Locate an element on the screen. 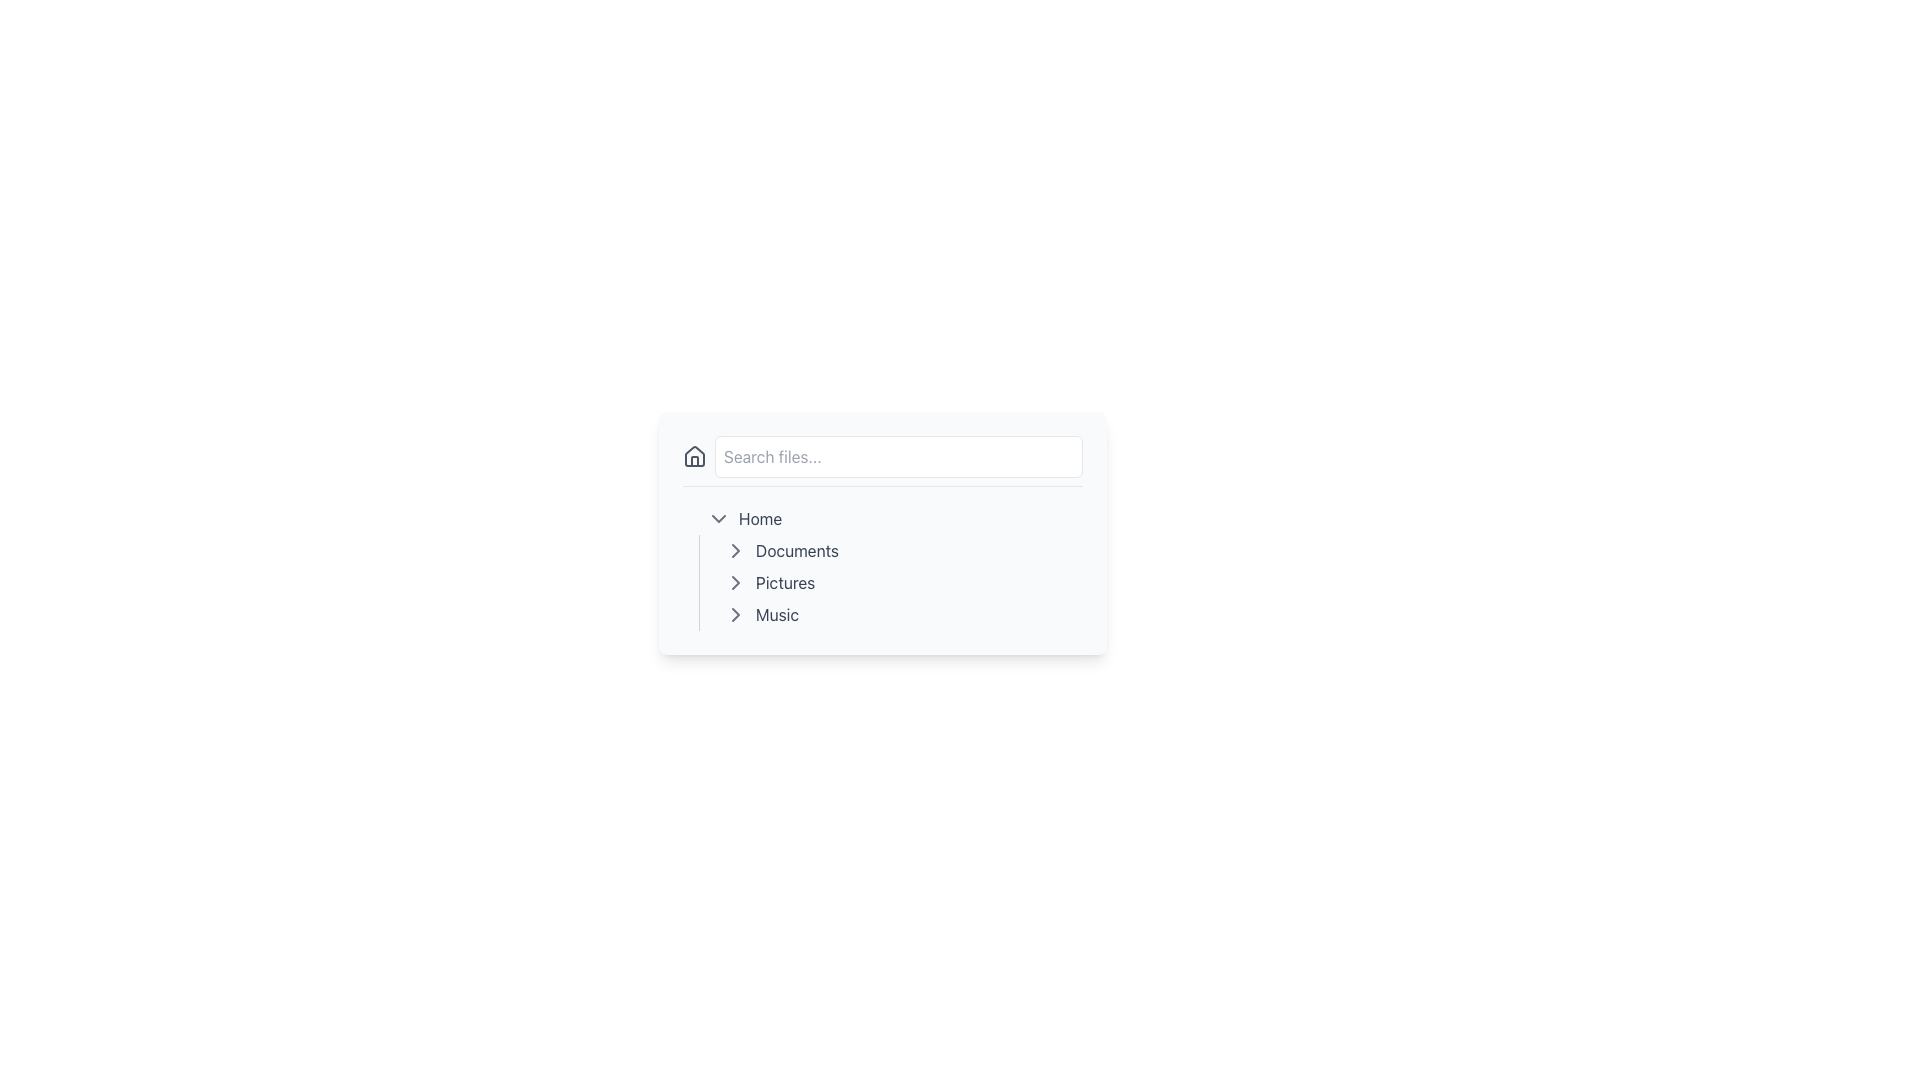 The width and height of the screenshot is (1920, 1080). the right-pointing chevron icon (▶) located to the left of the 'Pictures' text in the hierarchical navigation list for visual indication is located at coordinates (734, 551).